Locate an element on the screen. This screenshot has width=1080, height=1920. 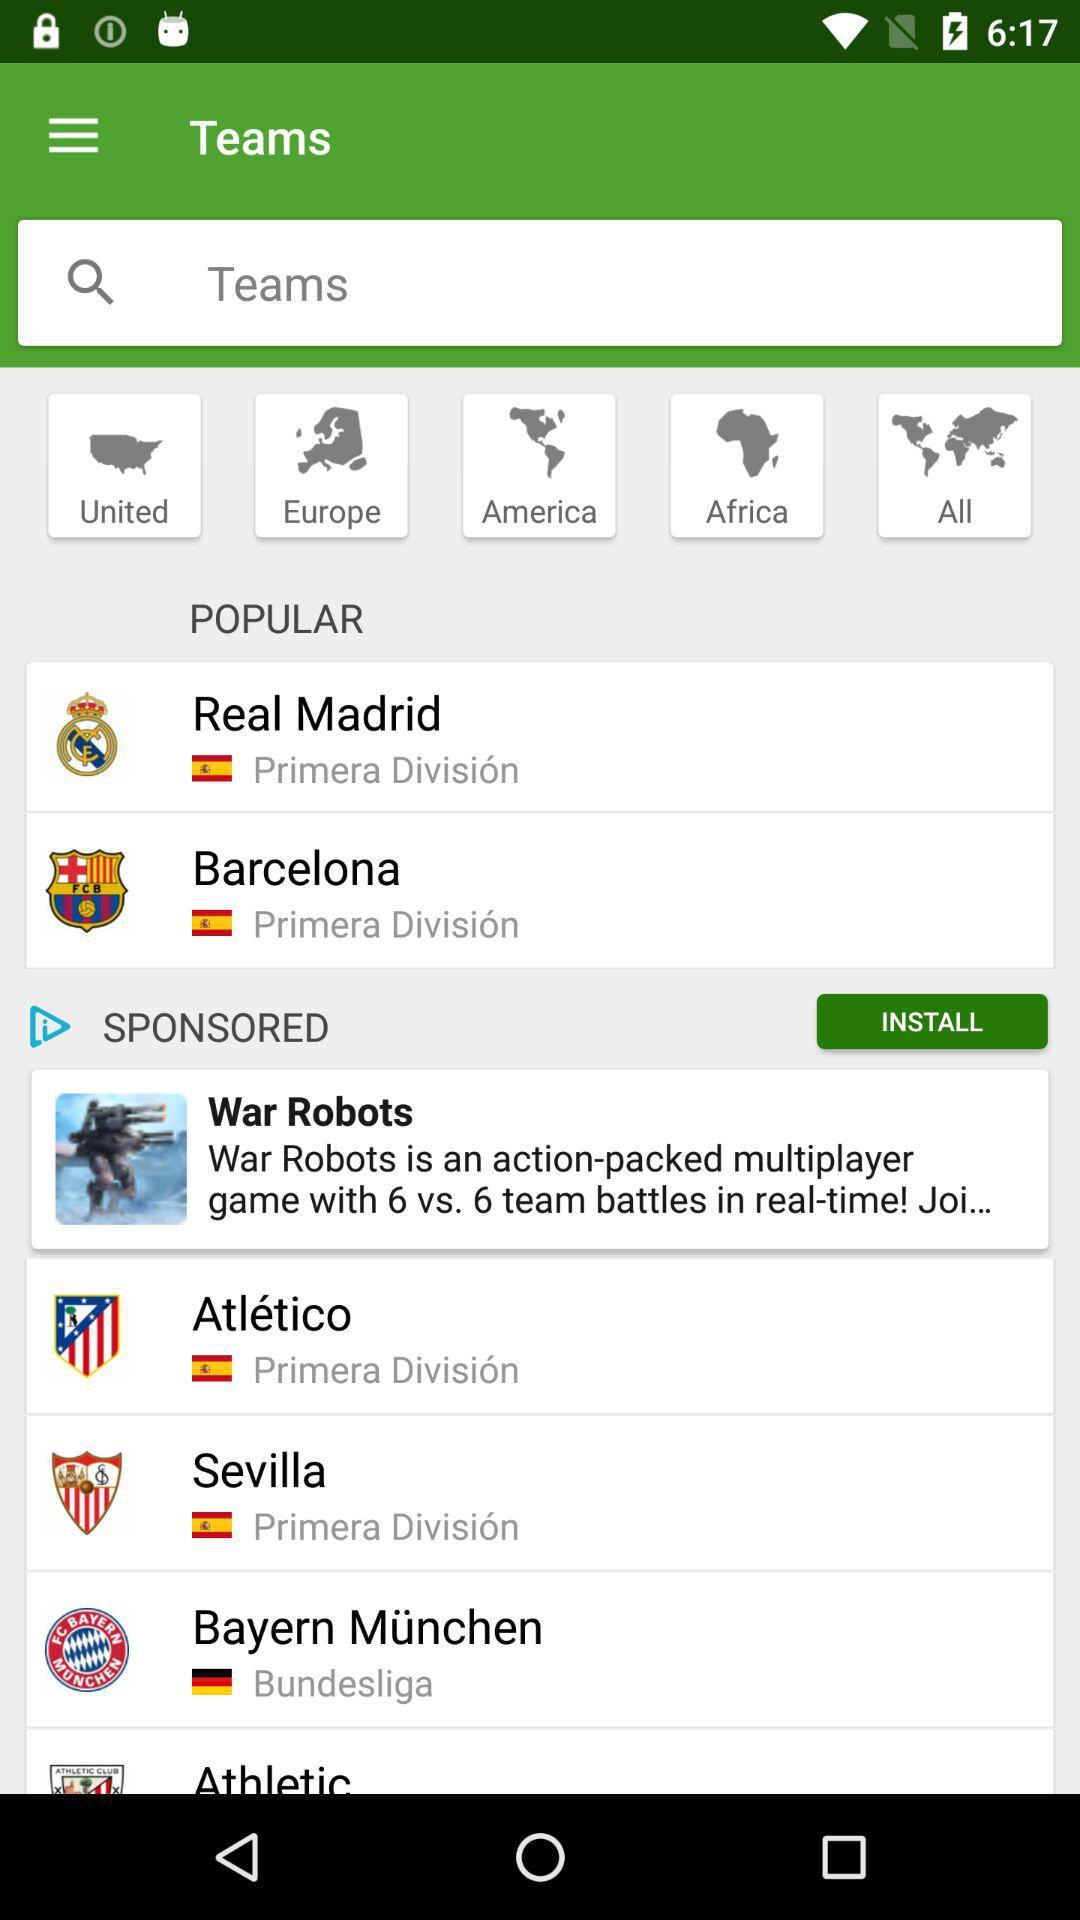
the item next to the europe item is located at coordinates (124, 466).